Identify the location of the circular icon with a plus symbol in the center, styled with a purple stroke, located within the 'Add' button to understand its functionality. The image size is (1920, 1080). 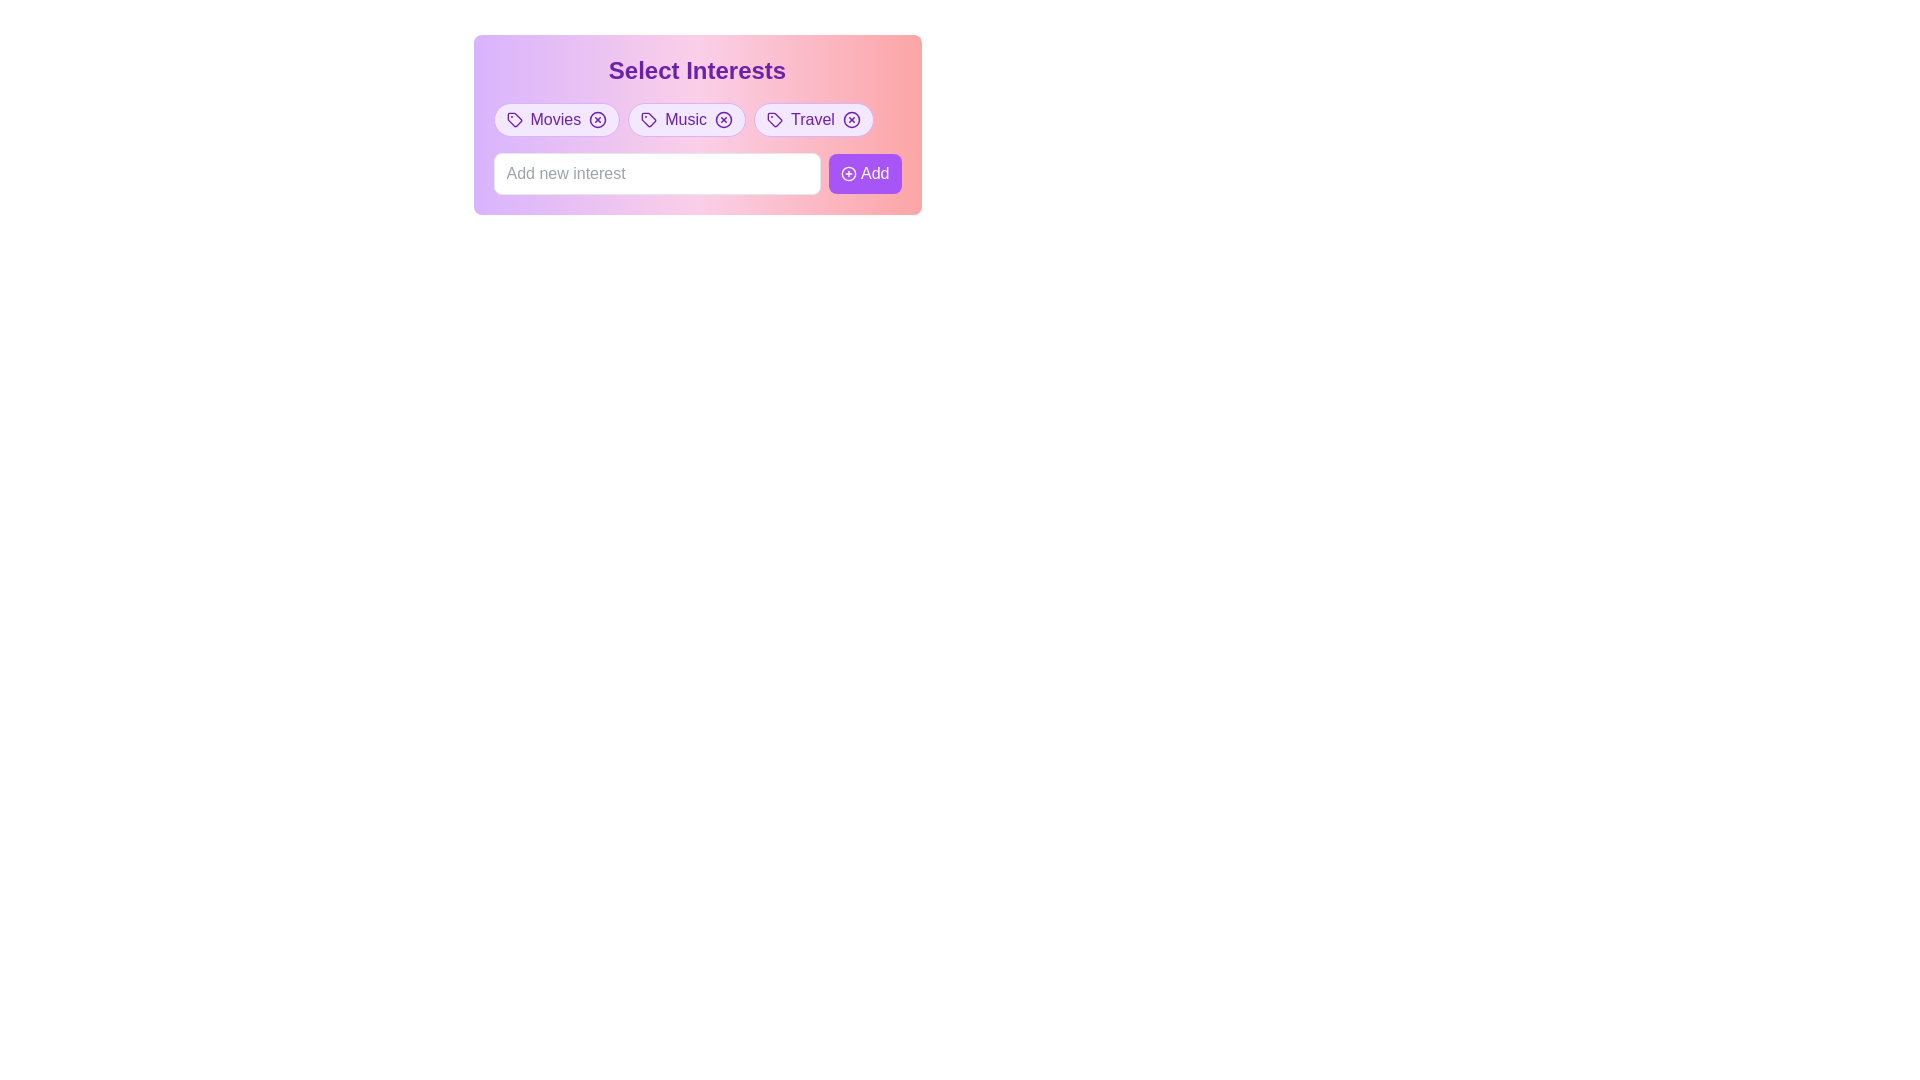
(849, 172).